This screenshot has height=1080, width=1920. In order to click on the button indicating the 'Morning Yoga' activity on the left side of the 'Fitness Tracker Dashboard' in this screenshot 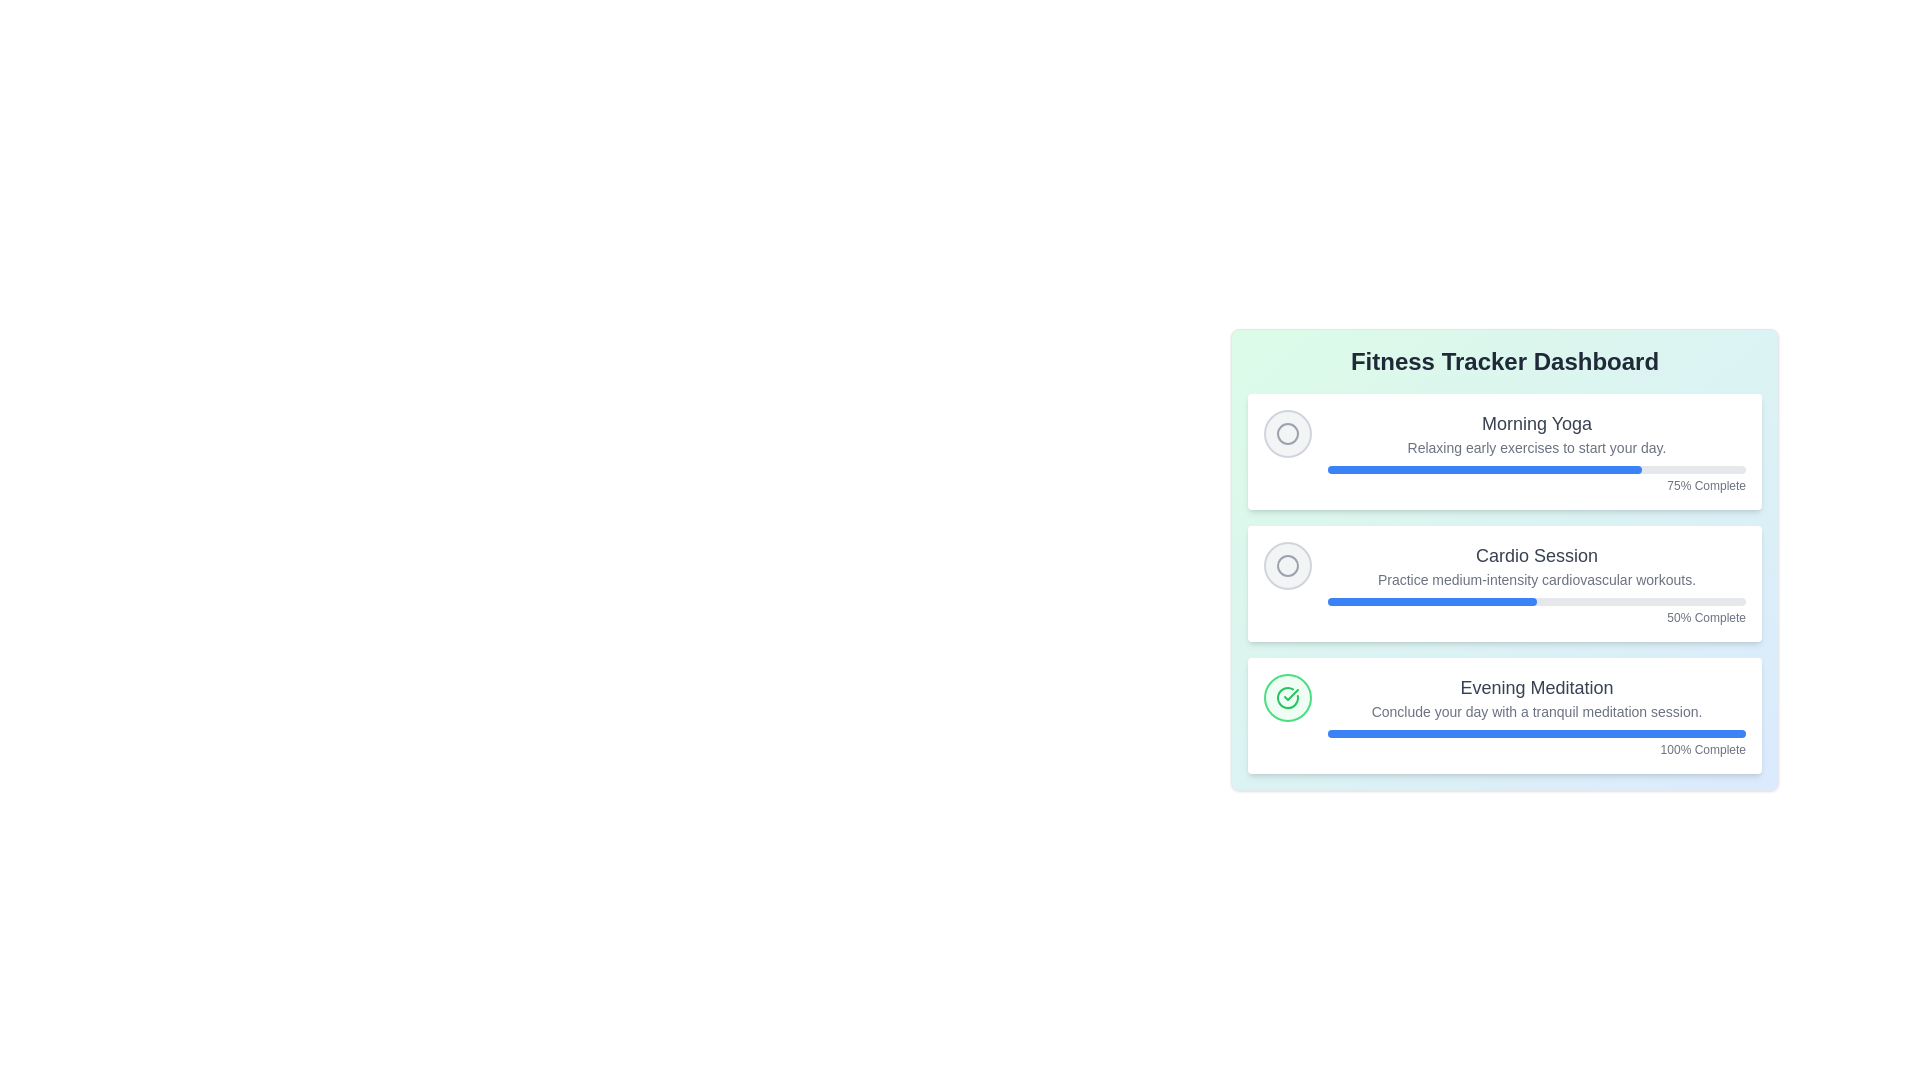, I will do `click(1287, 433)`.